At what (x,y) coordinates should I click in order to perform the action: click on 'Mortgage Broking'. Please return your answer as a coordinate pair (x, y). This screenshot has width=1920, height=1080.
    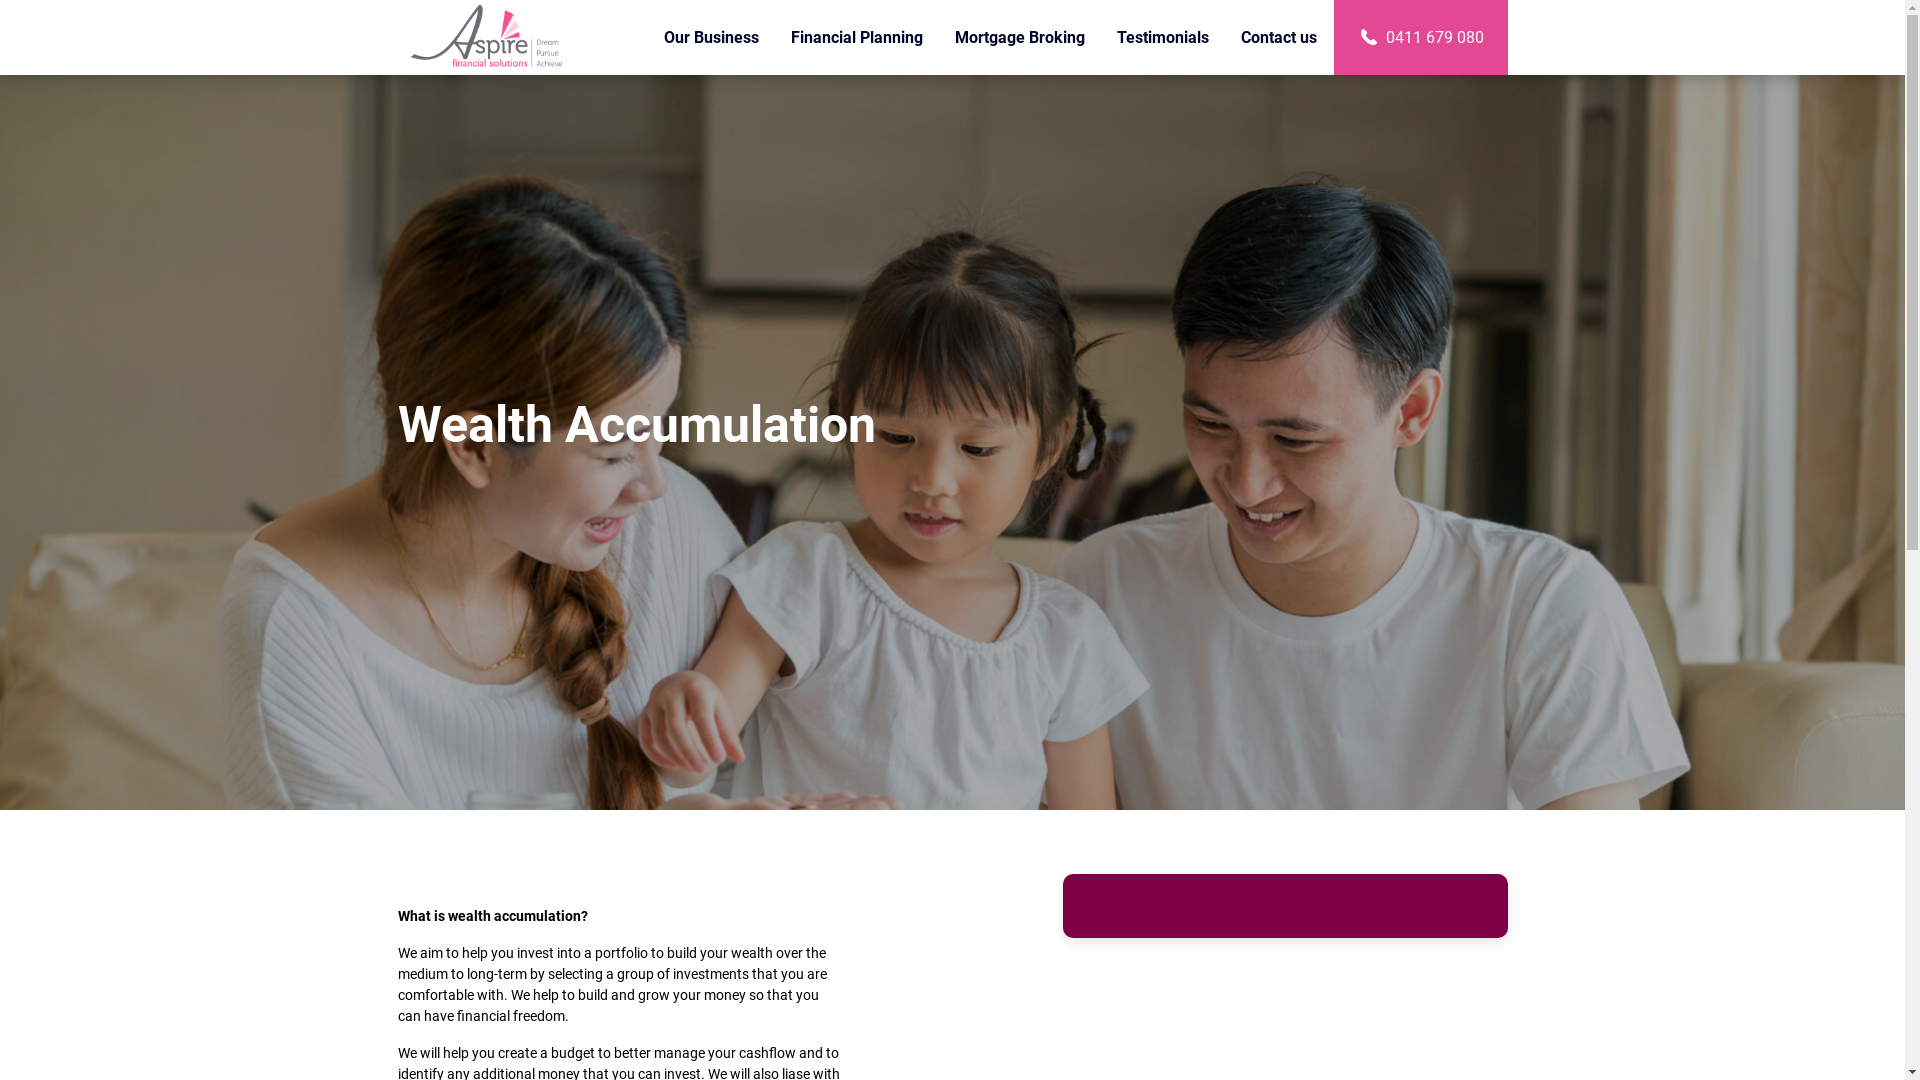
    Looking at the image, I should click on (938, 37).